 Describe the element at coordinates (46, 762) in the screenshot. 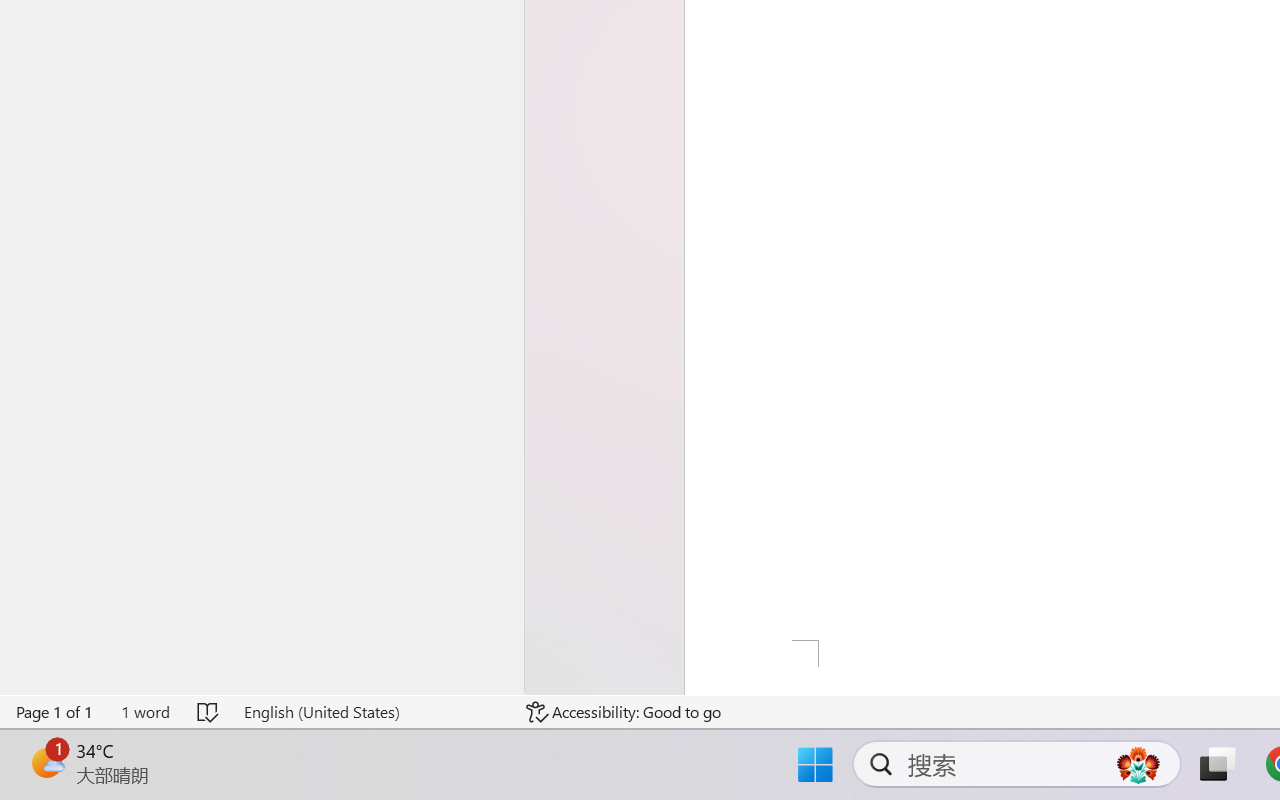

I see `'AutomationID: BadgeAnchorLargeTicker'` at that location.